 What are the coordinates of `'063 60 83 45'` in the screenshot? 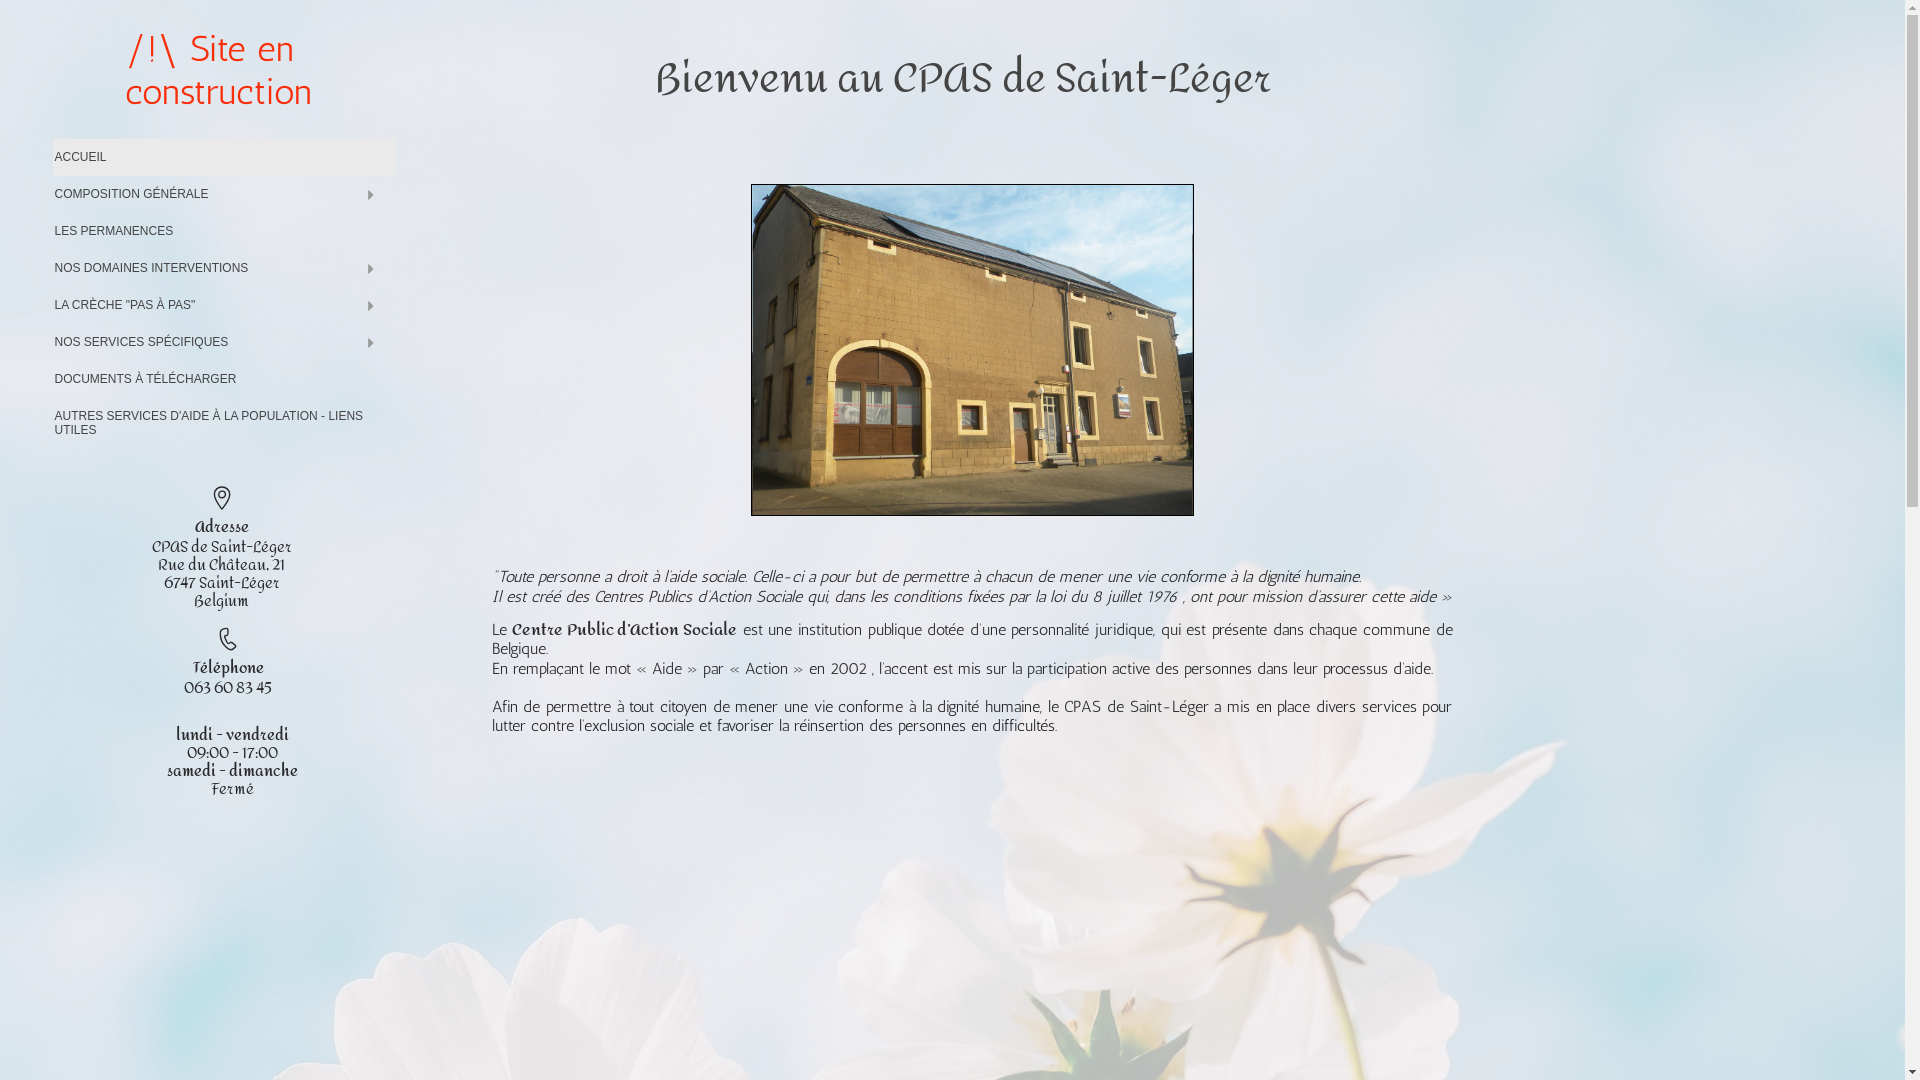 It's located at (183, 687).